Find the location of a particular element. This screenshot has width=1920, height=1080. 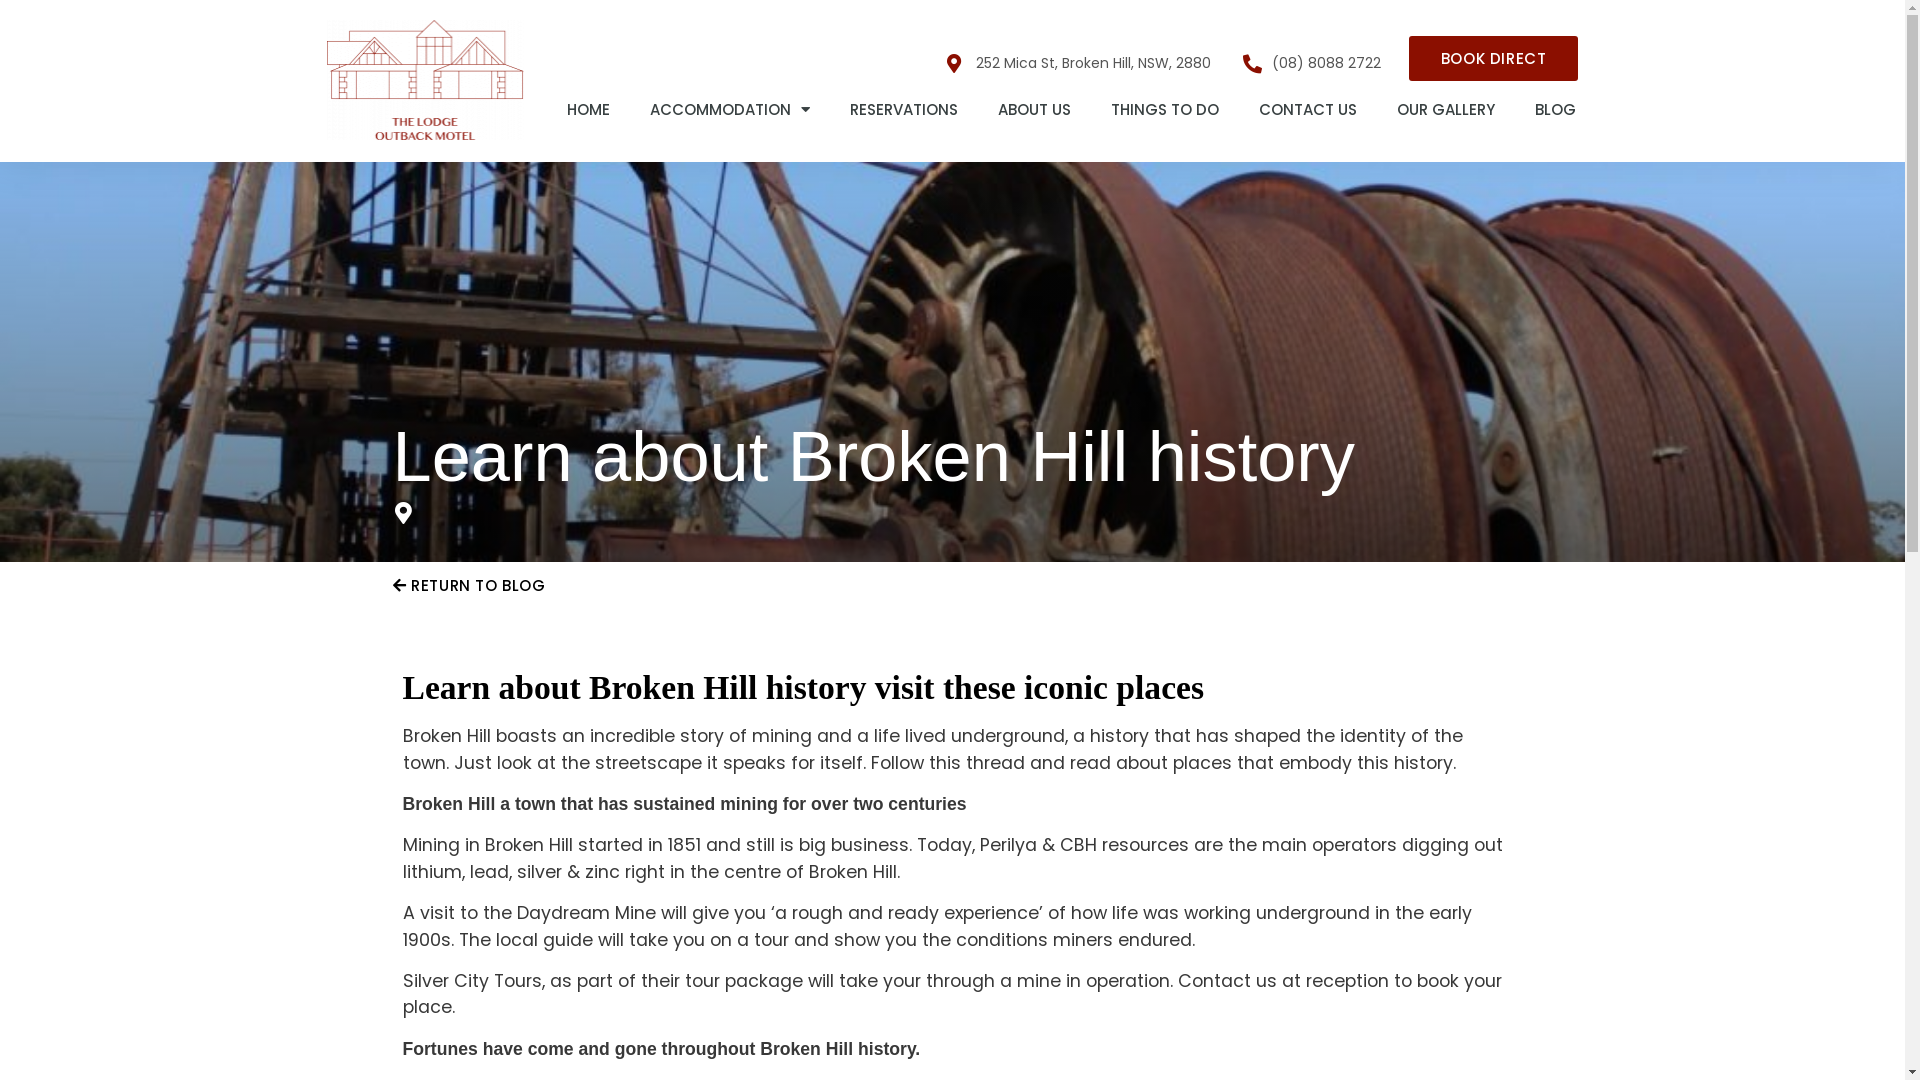

'CONTACT US' is located at coordinates (1307, 110).